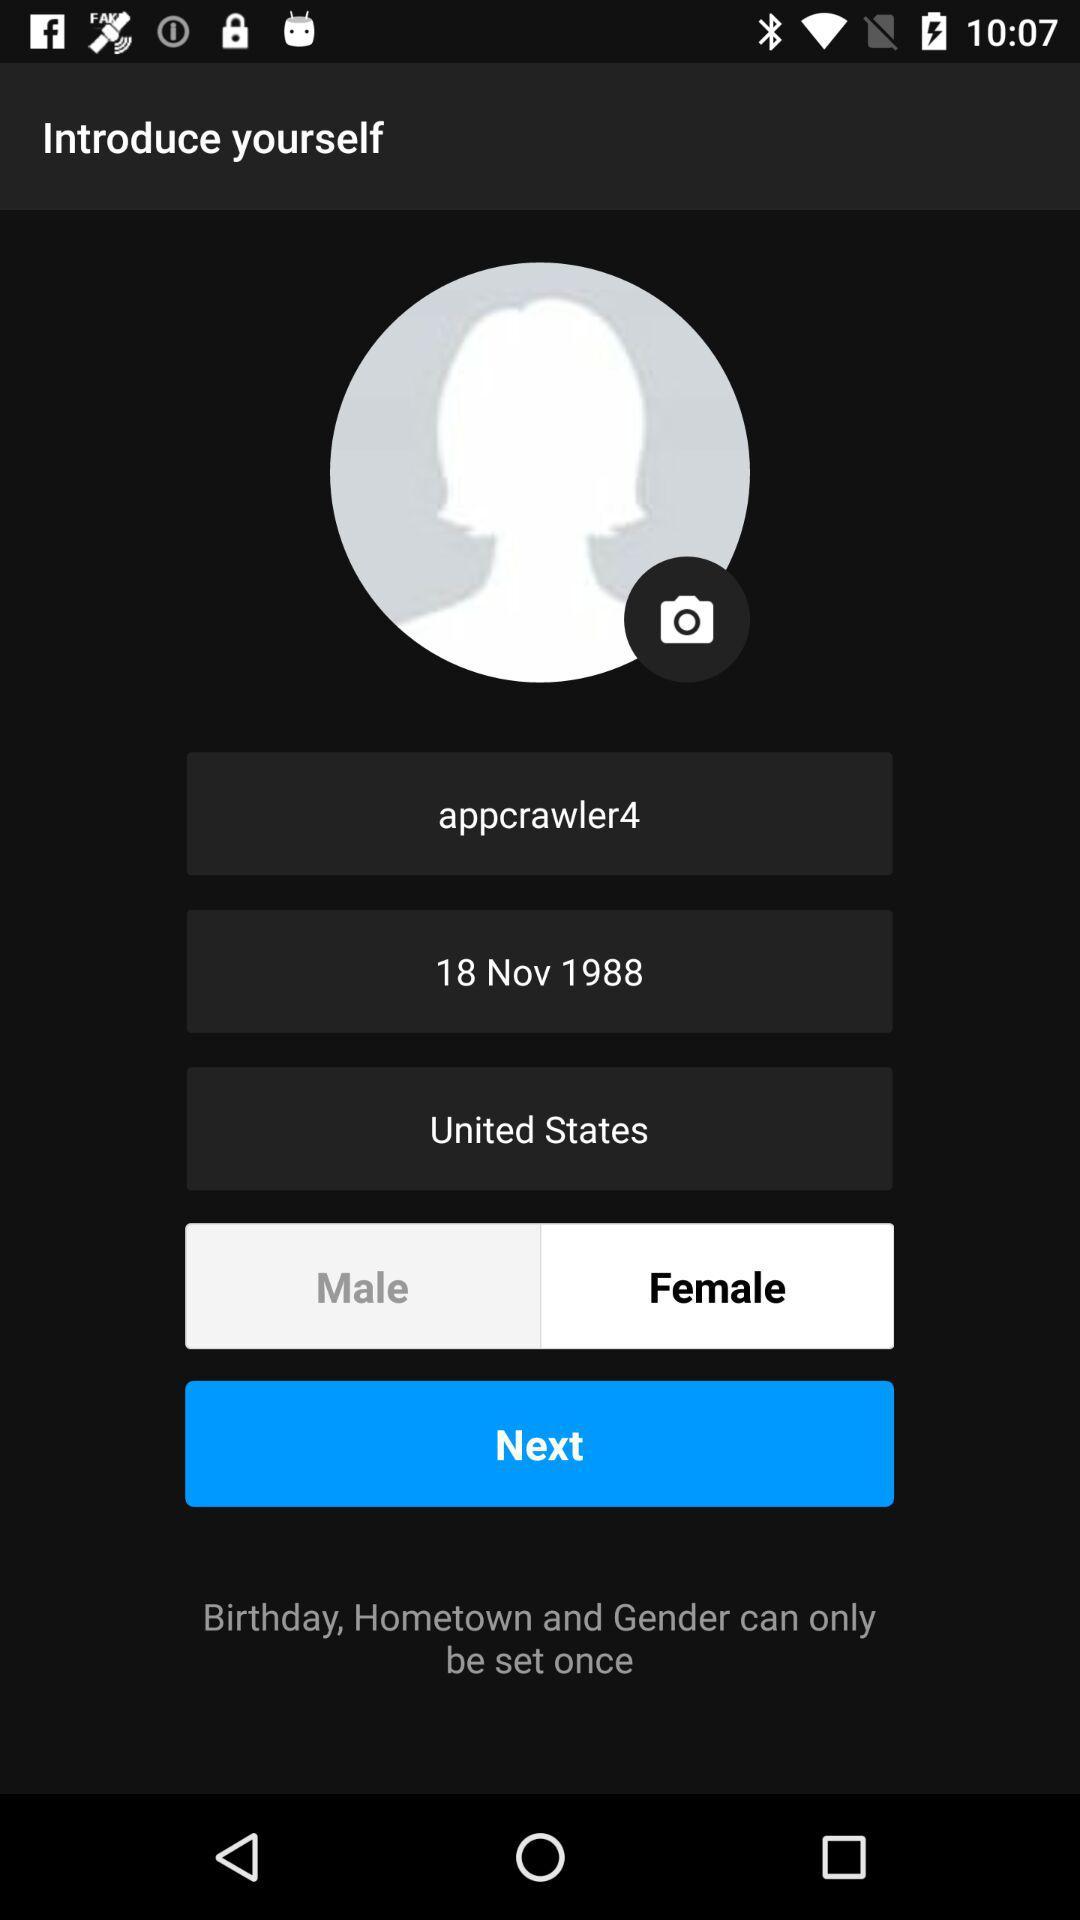  I want to click on the 18 nov 1988 item, so click(538, 971).